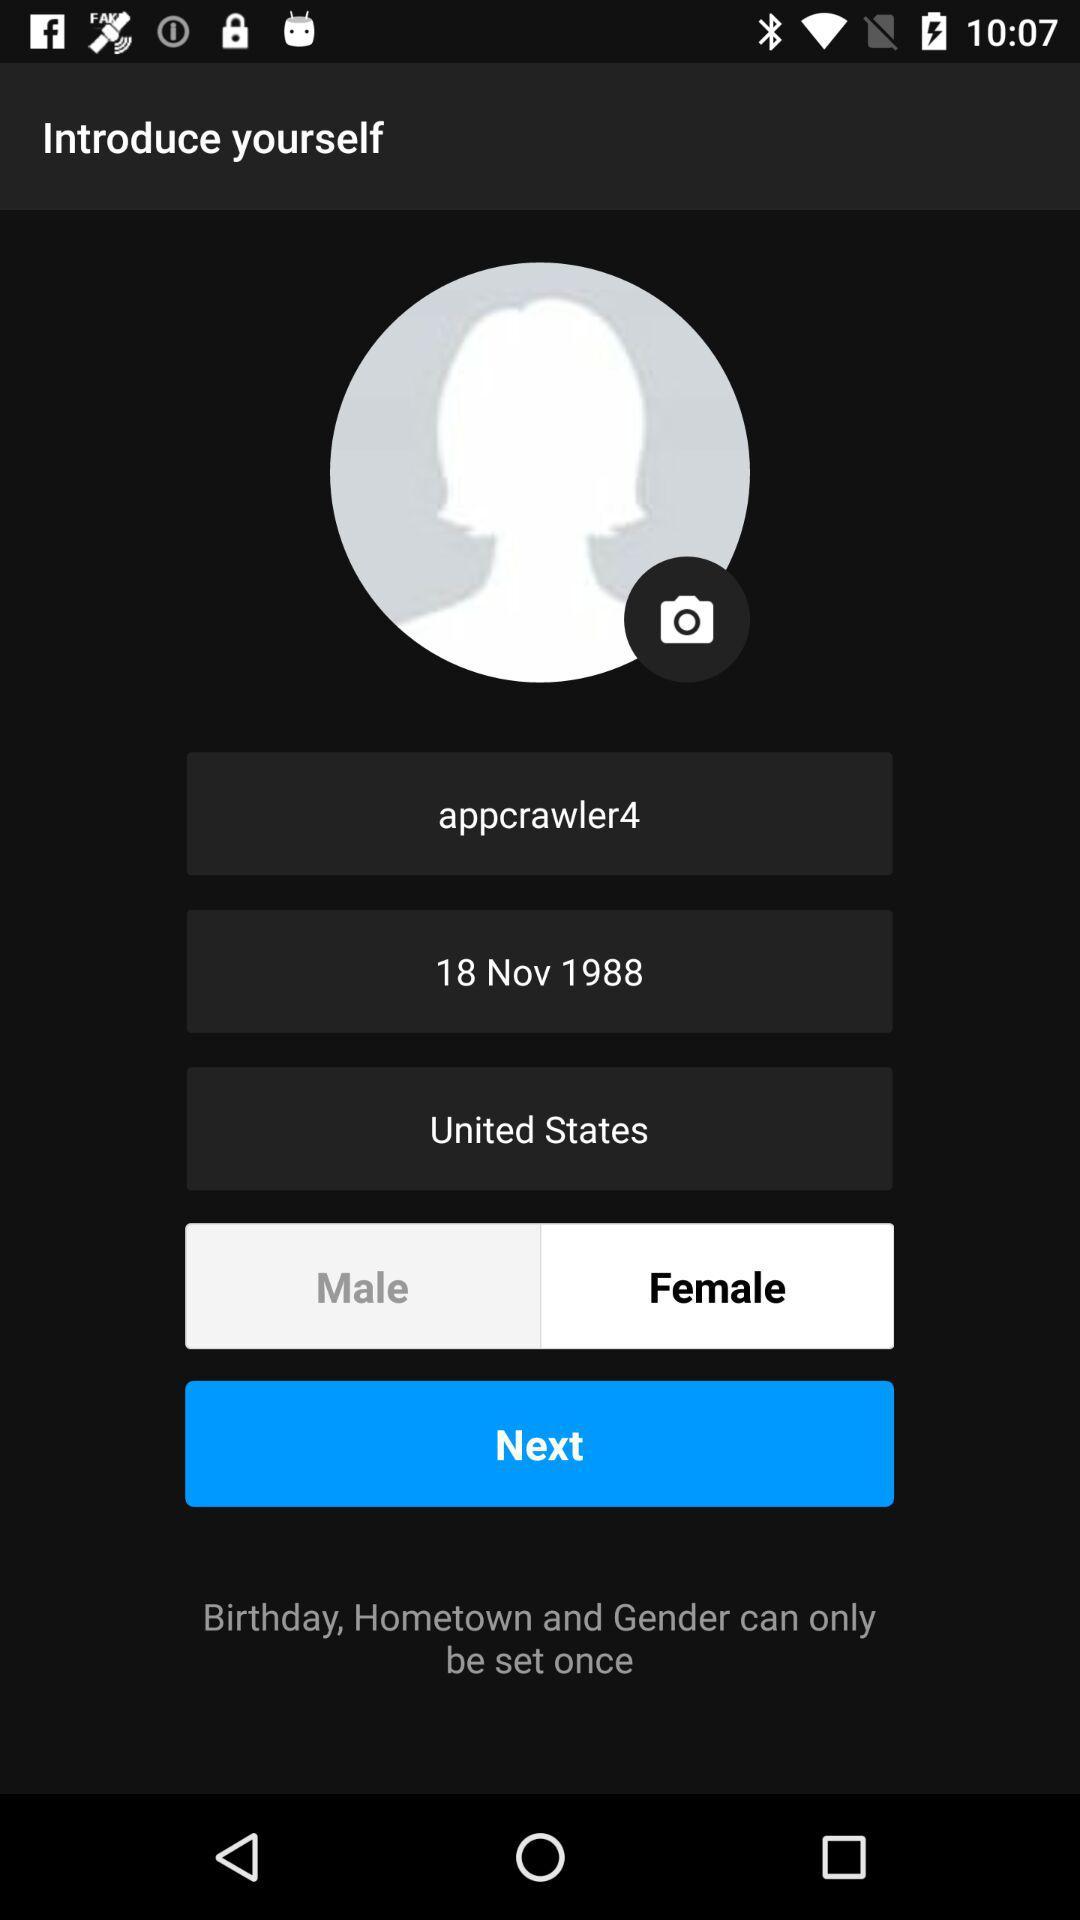  I want to click on the 18 nov 1988 item, so click(538, 971).